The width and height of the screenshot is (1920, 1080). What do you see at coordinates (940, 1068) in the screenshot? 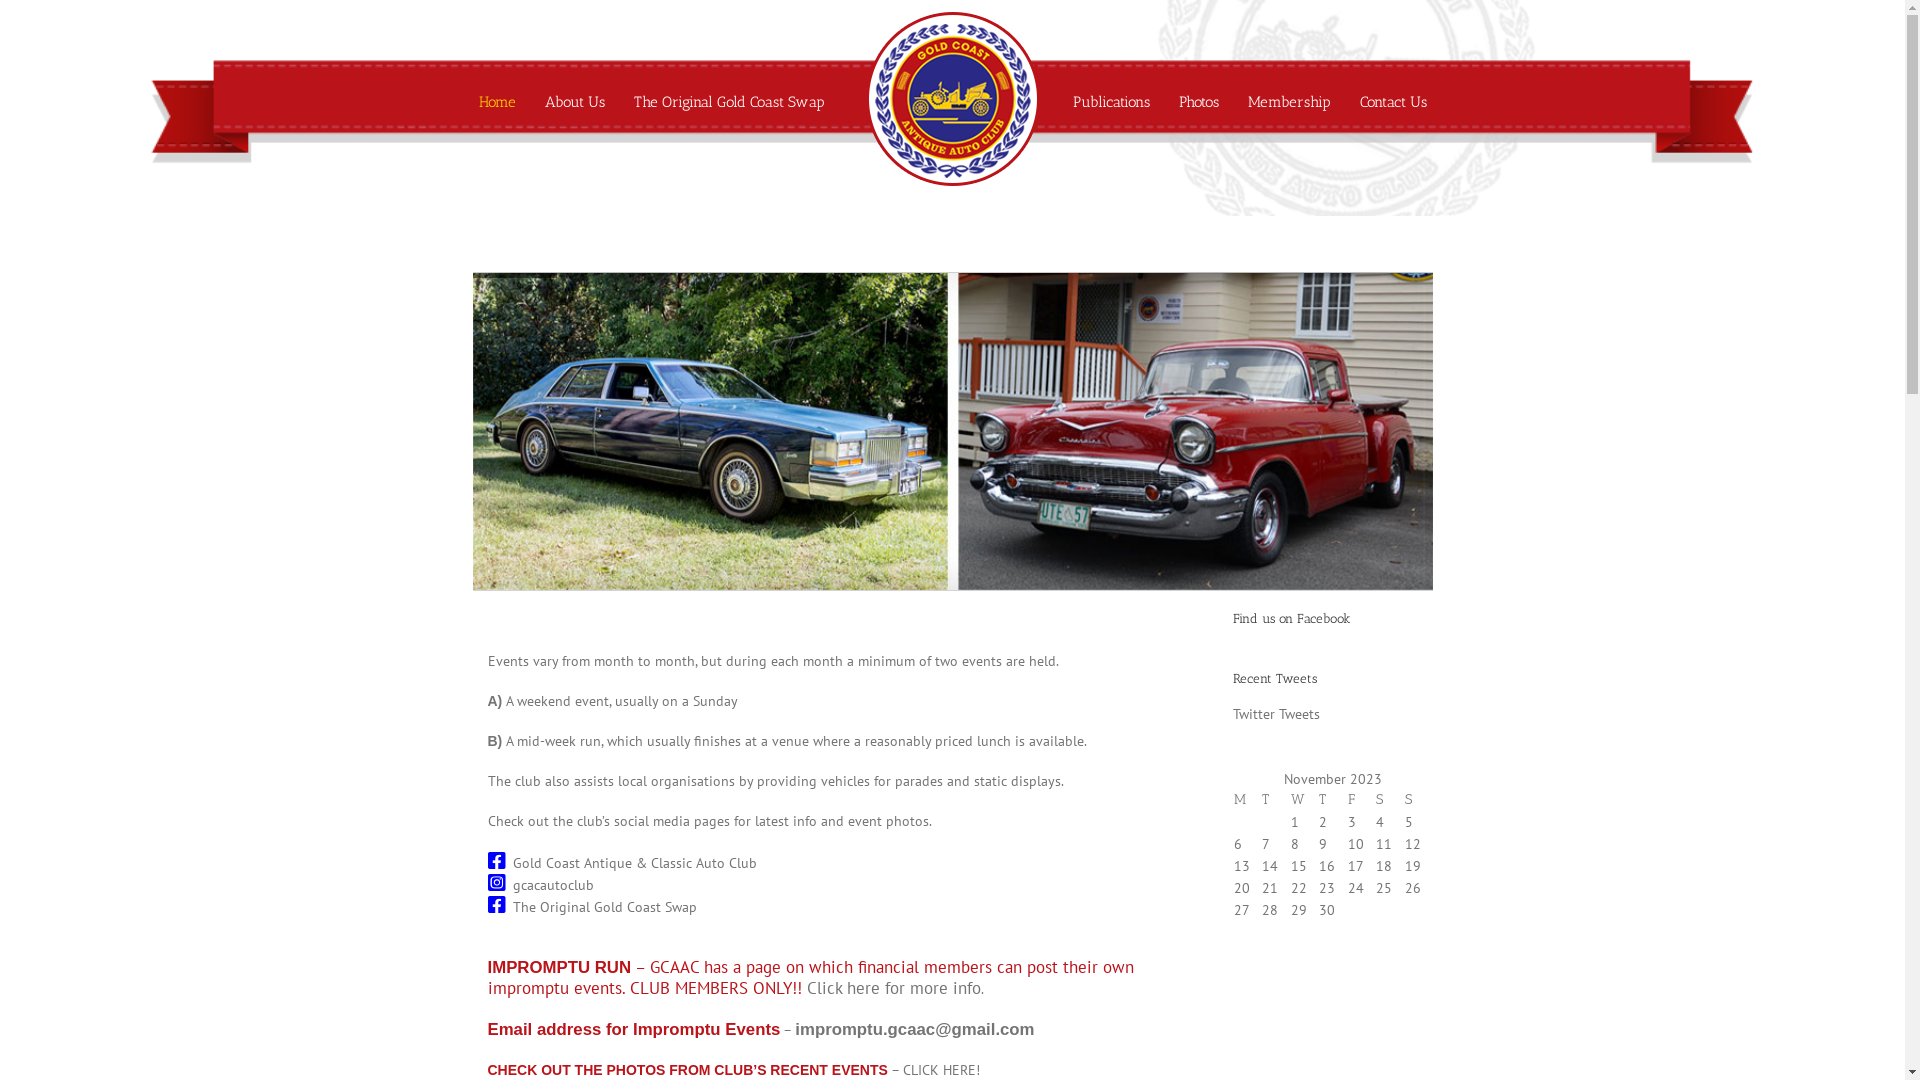
I see `'CLICK HERE!'` at bounding box center [940, 1068].